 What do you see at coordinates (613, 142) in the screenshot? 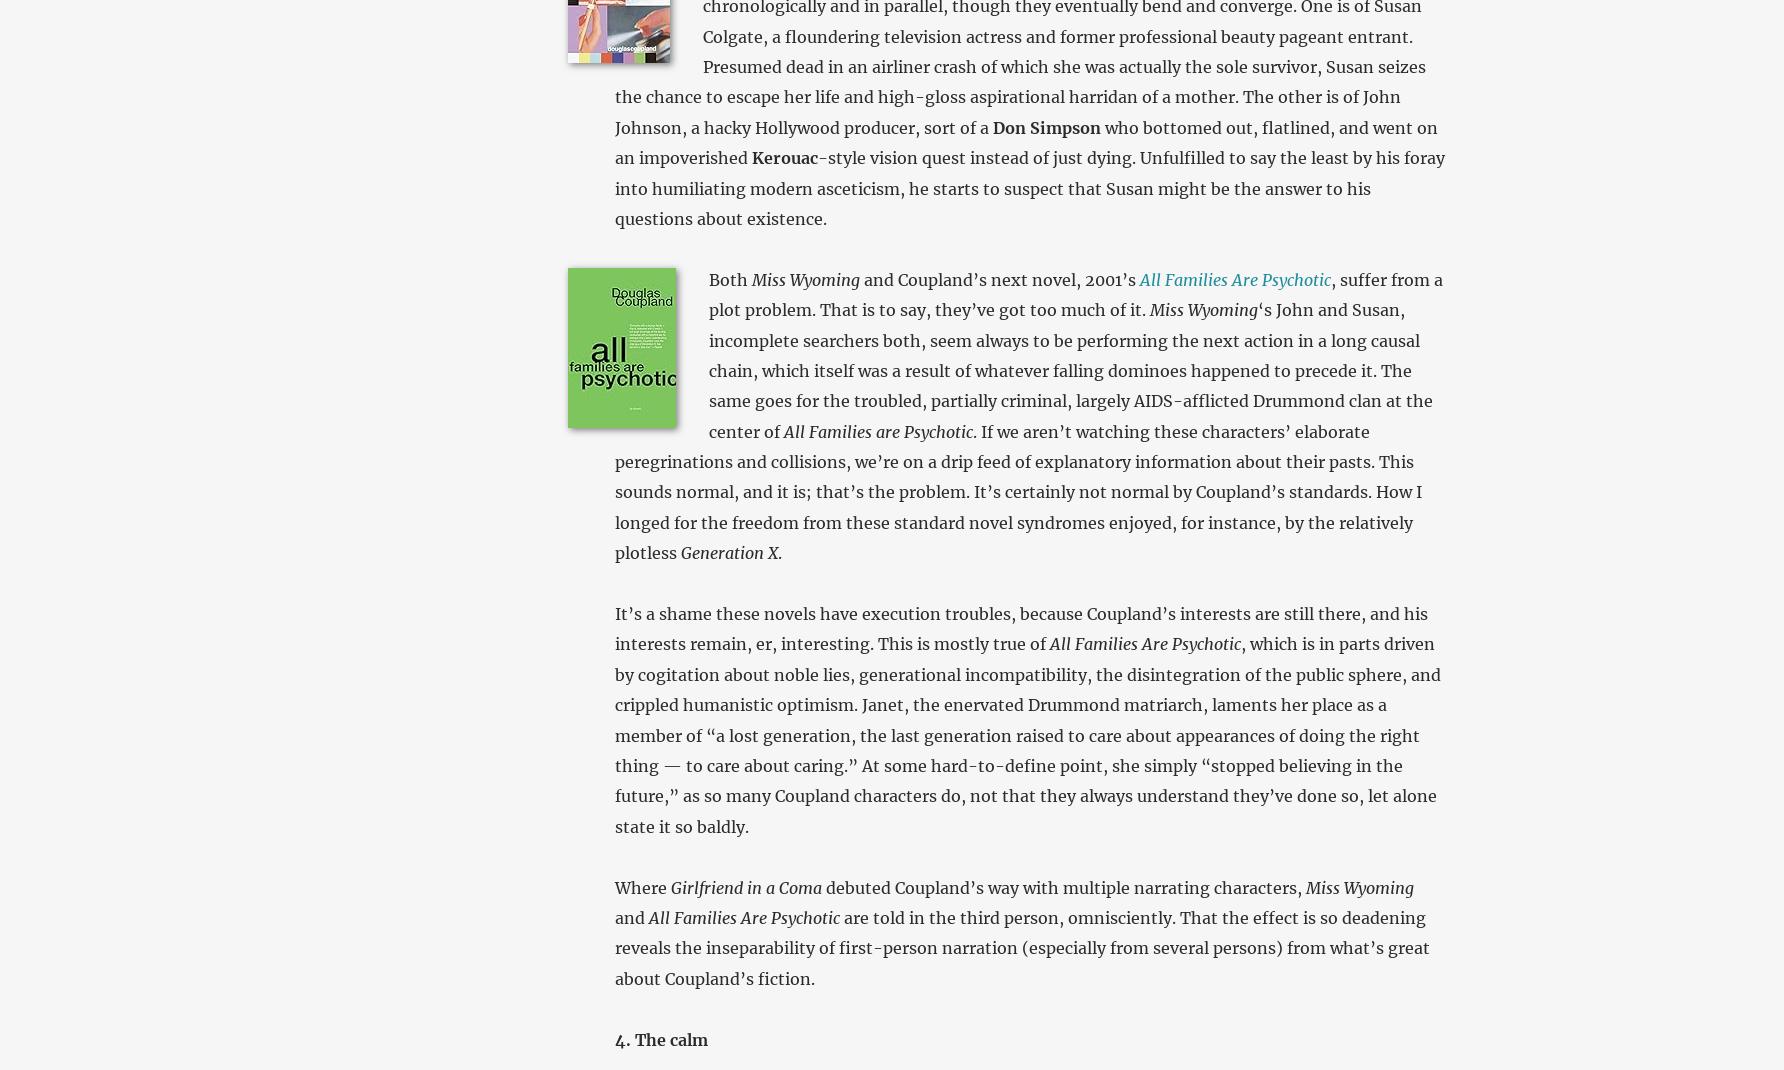
I see `'who bottomed out, flatlined, and went on an impoverished'` at bounding box center [613, 142].